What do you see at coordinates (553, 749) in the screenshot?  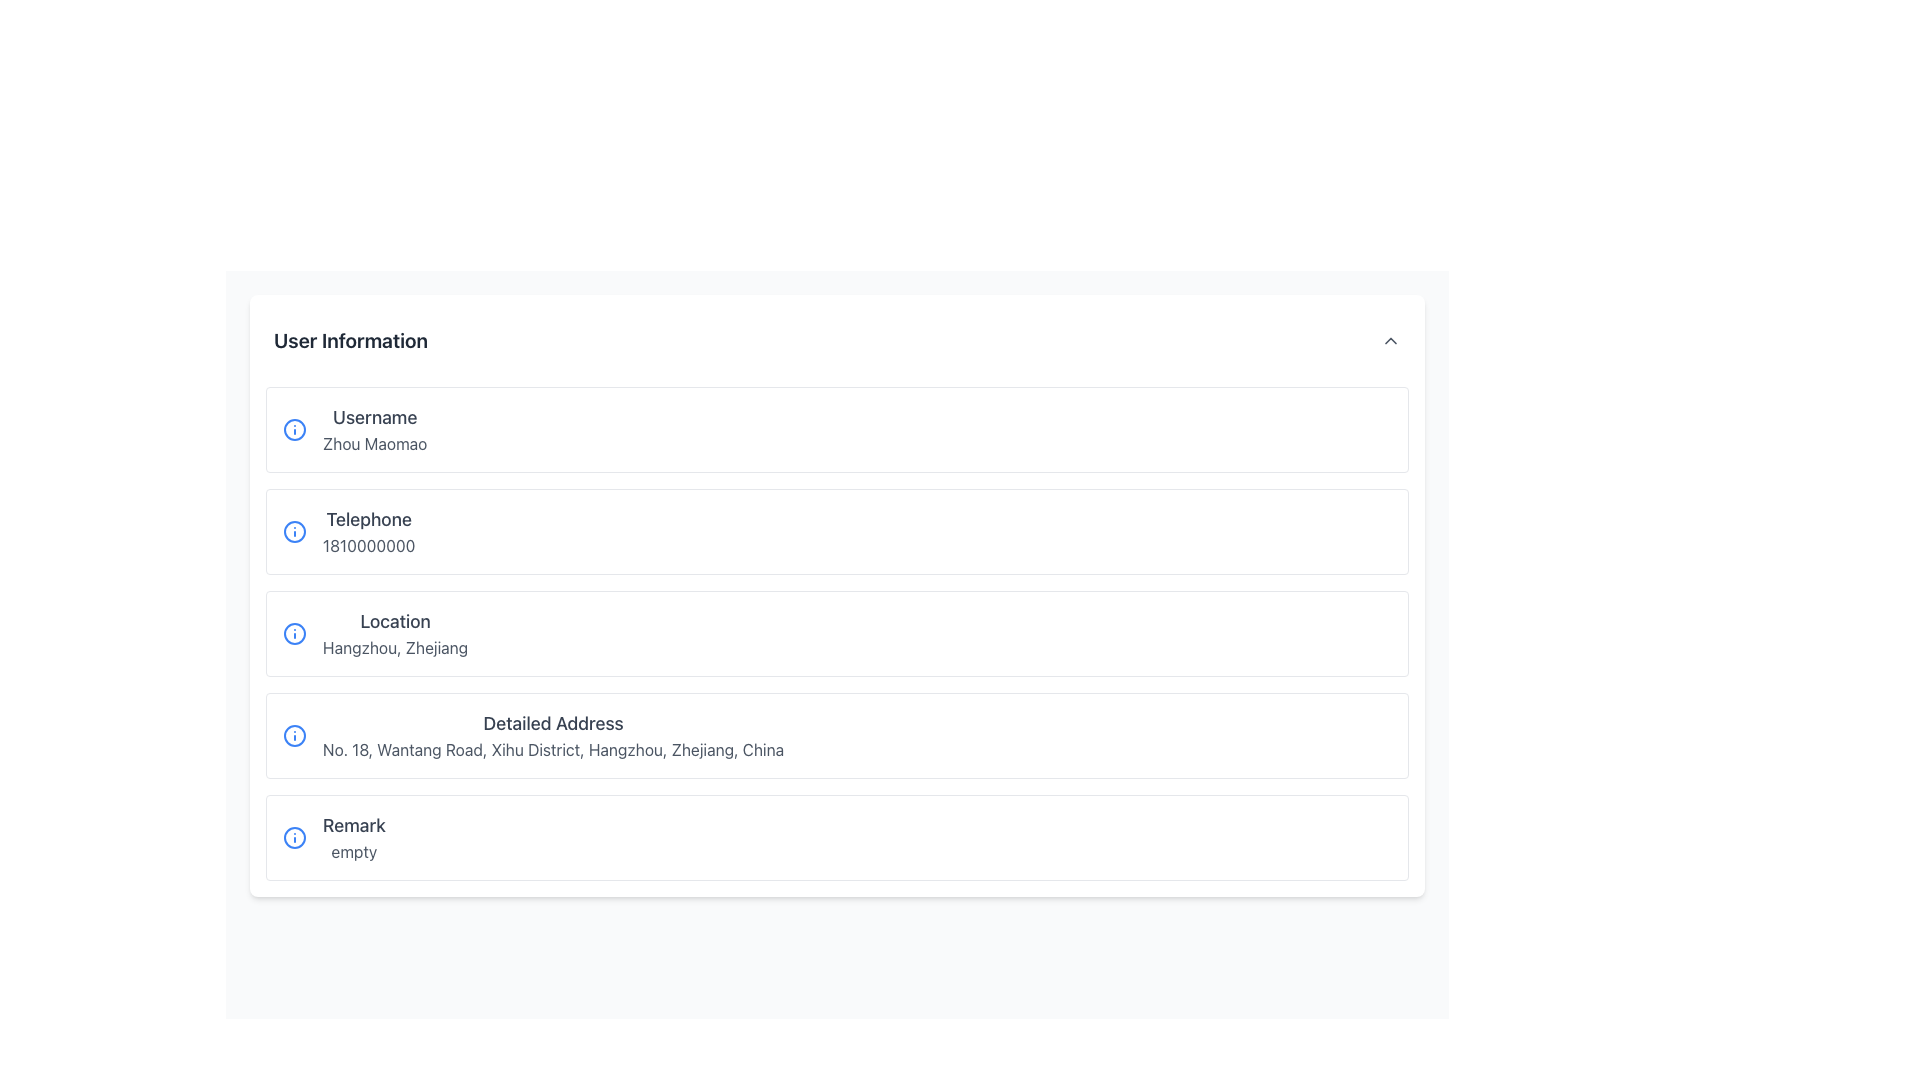 I see `the Text Display element that shows the user's detailed address, located directly below the 'Detailed Address' label` at bounding box center [553, 749].